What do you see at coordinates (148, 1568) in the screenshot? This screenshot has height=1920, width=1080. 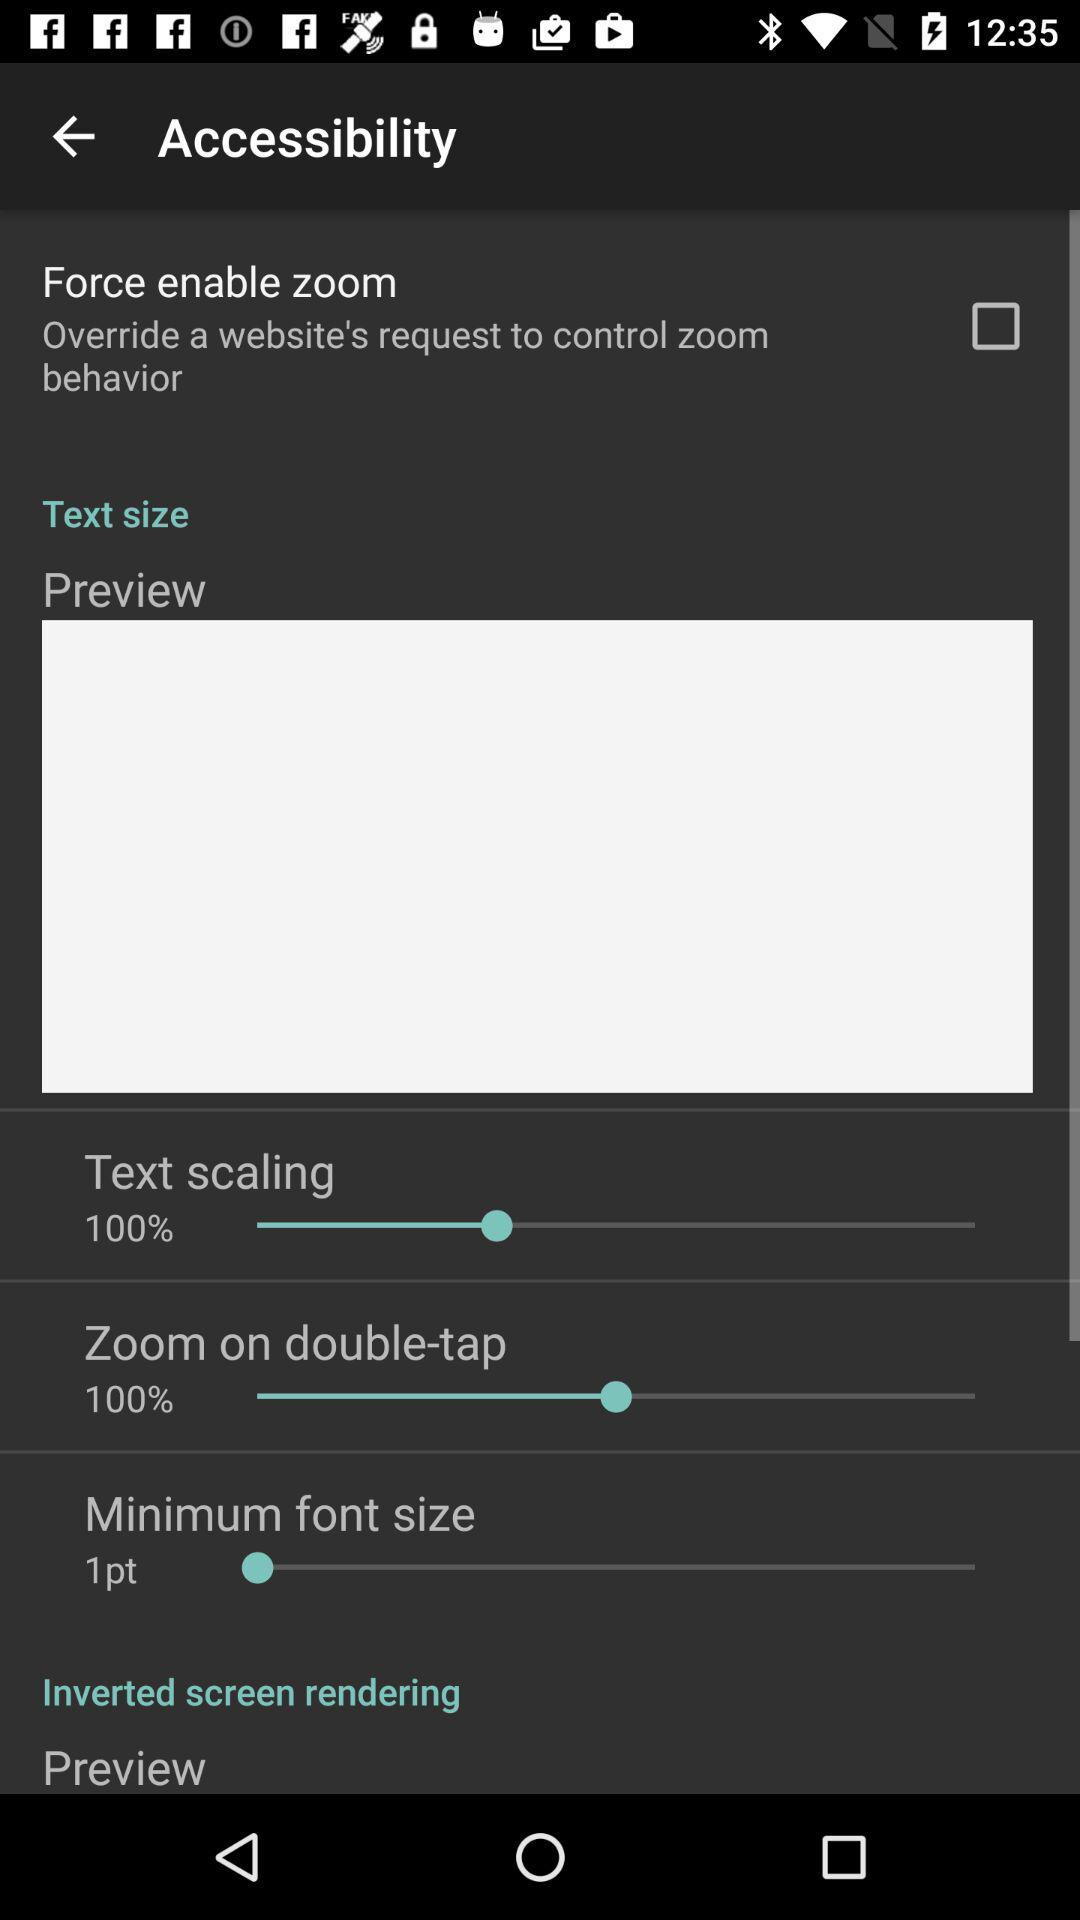 I see `the app above the inverted screen rendering icon` at bounding box center [148, 1568].